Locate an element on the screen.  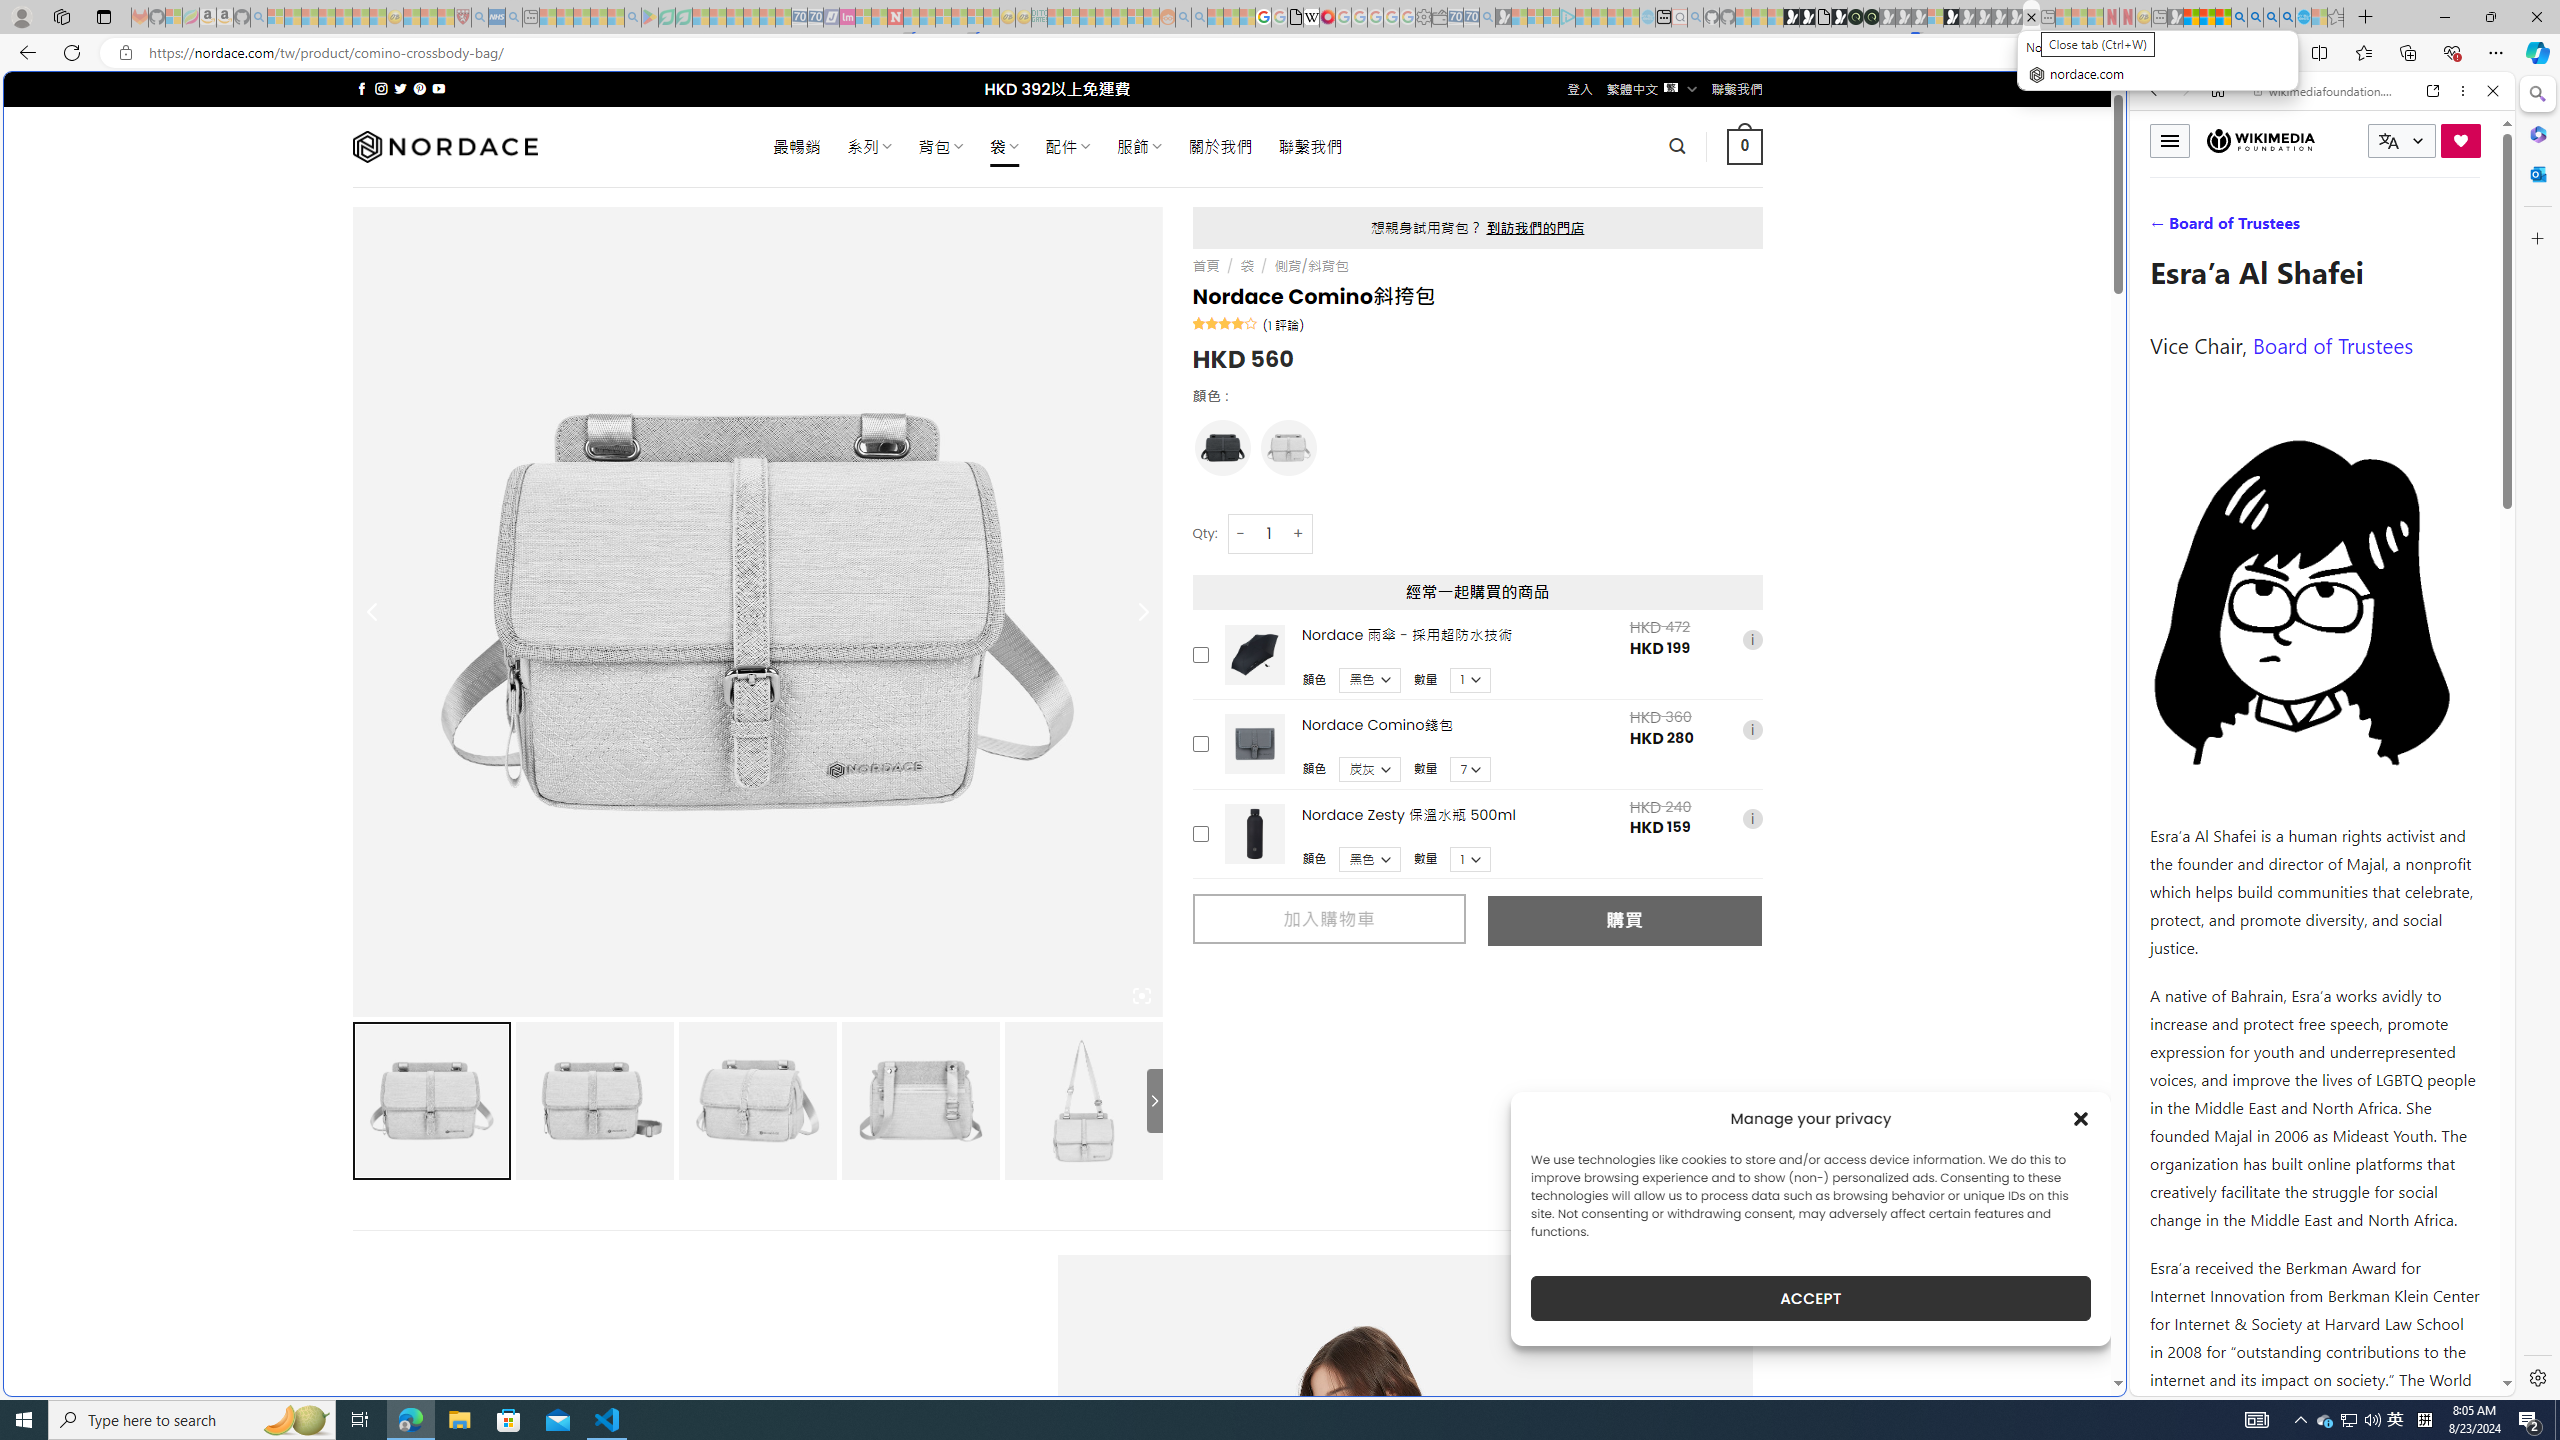
'Collections' is located at coordinates (2406, 51).